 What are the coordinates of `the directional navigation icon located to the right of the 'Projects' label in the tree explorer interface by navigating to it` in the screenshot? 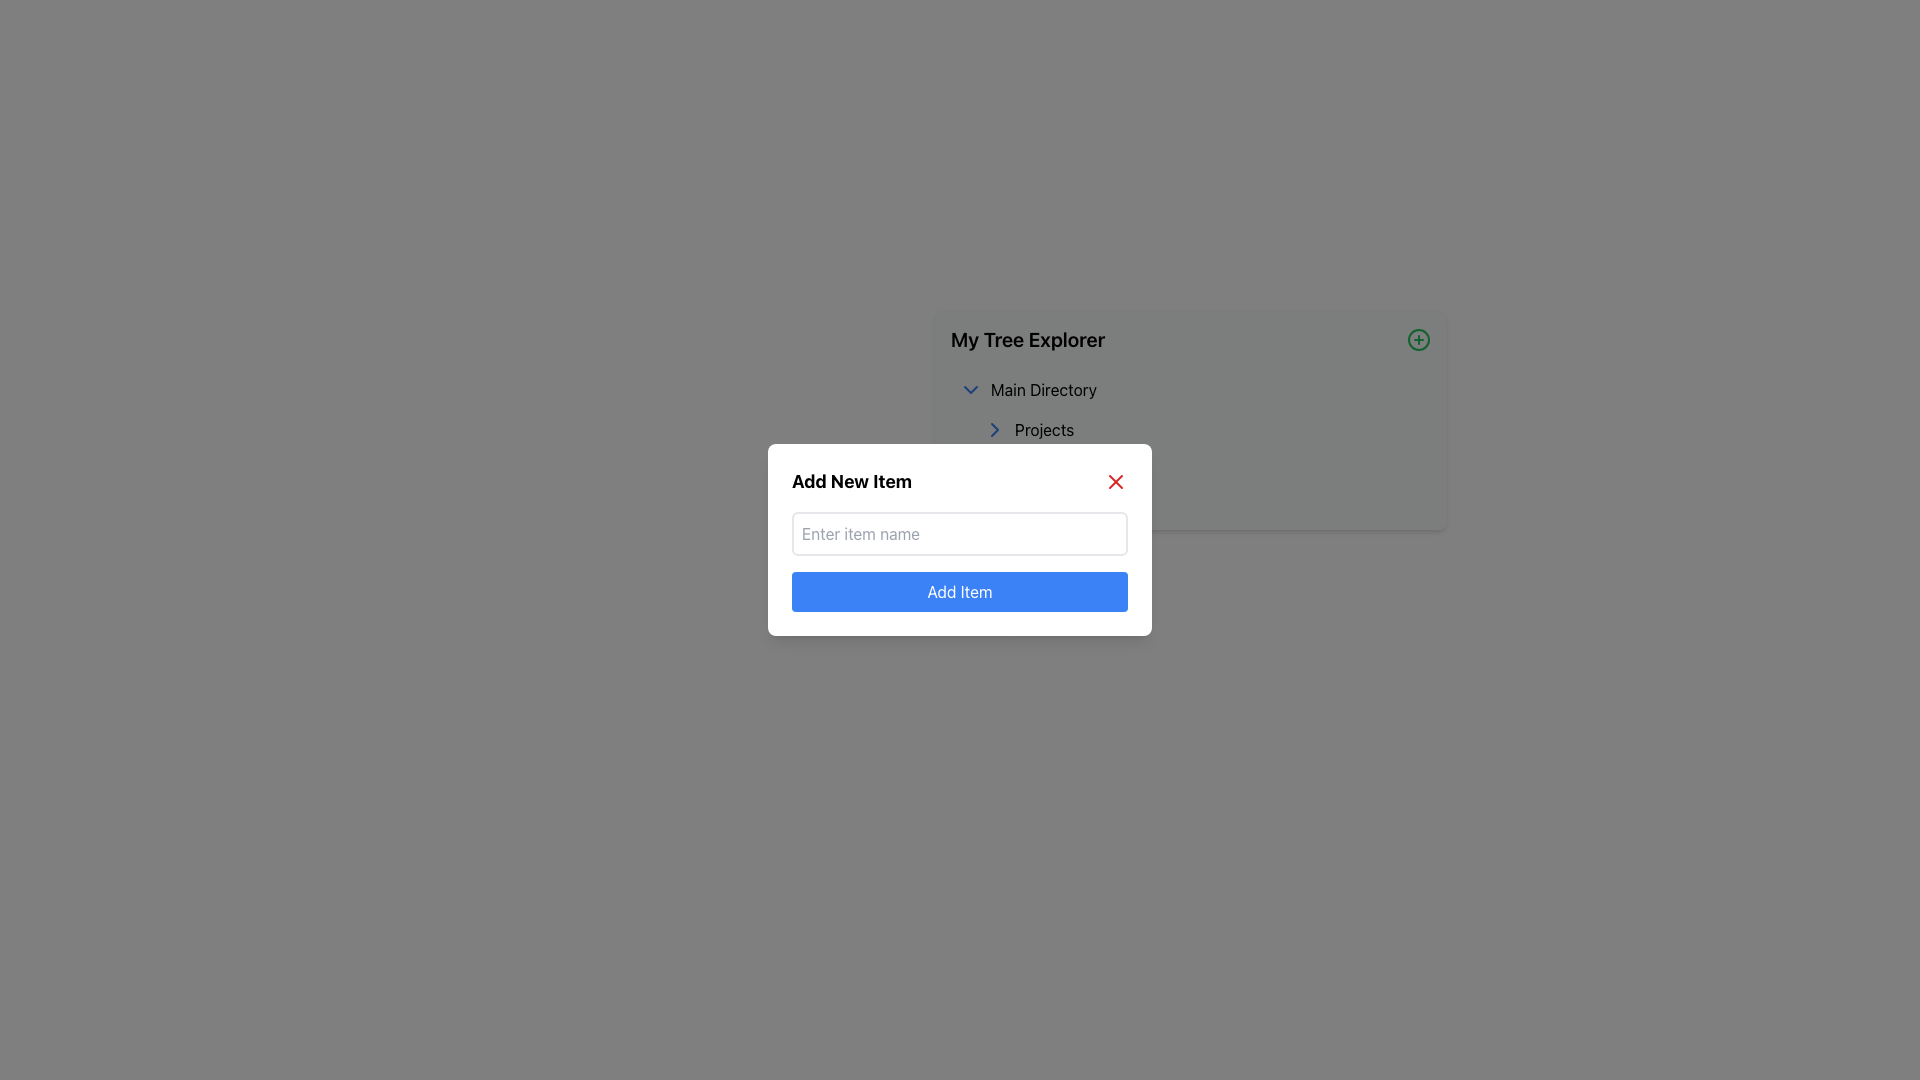 It's located at (994, 428).